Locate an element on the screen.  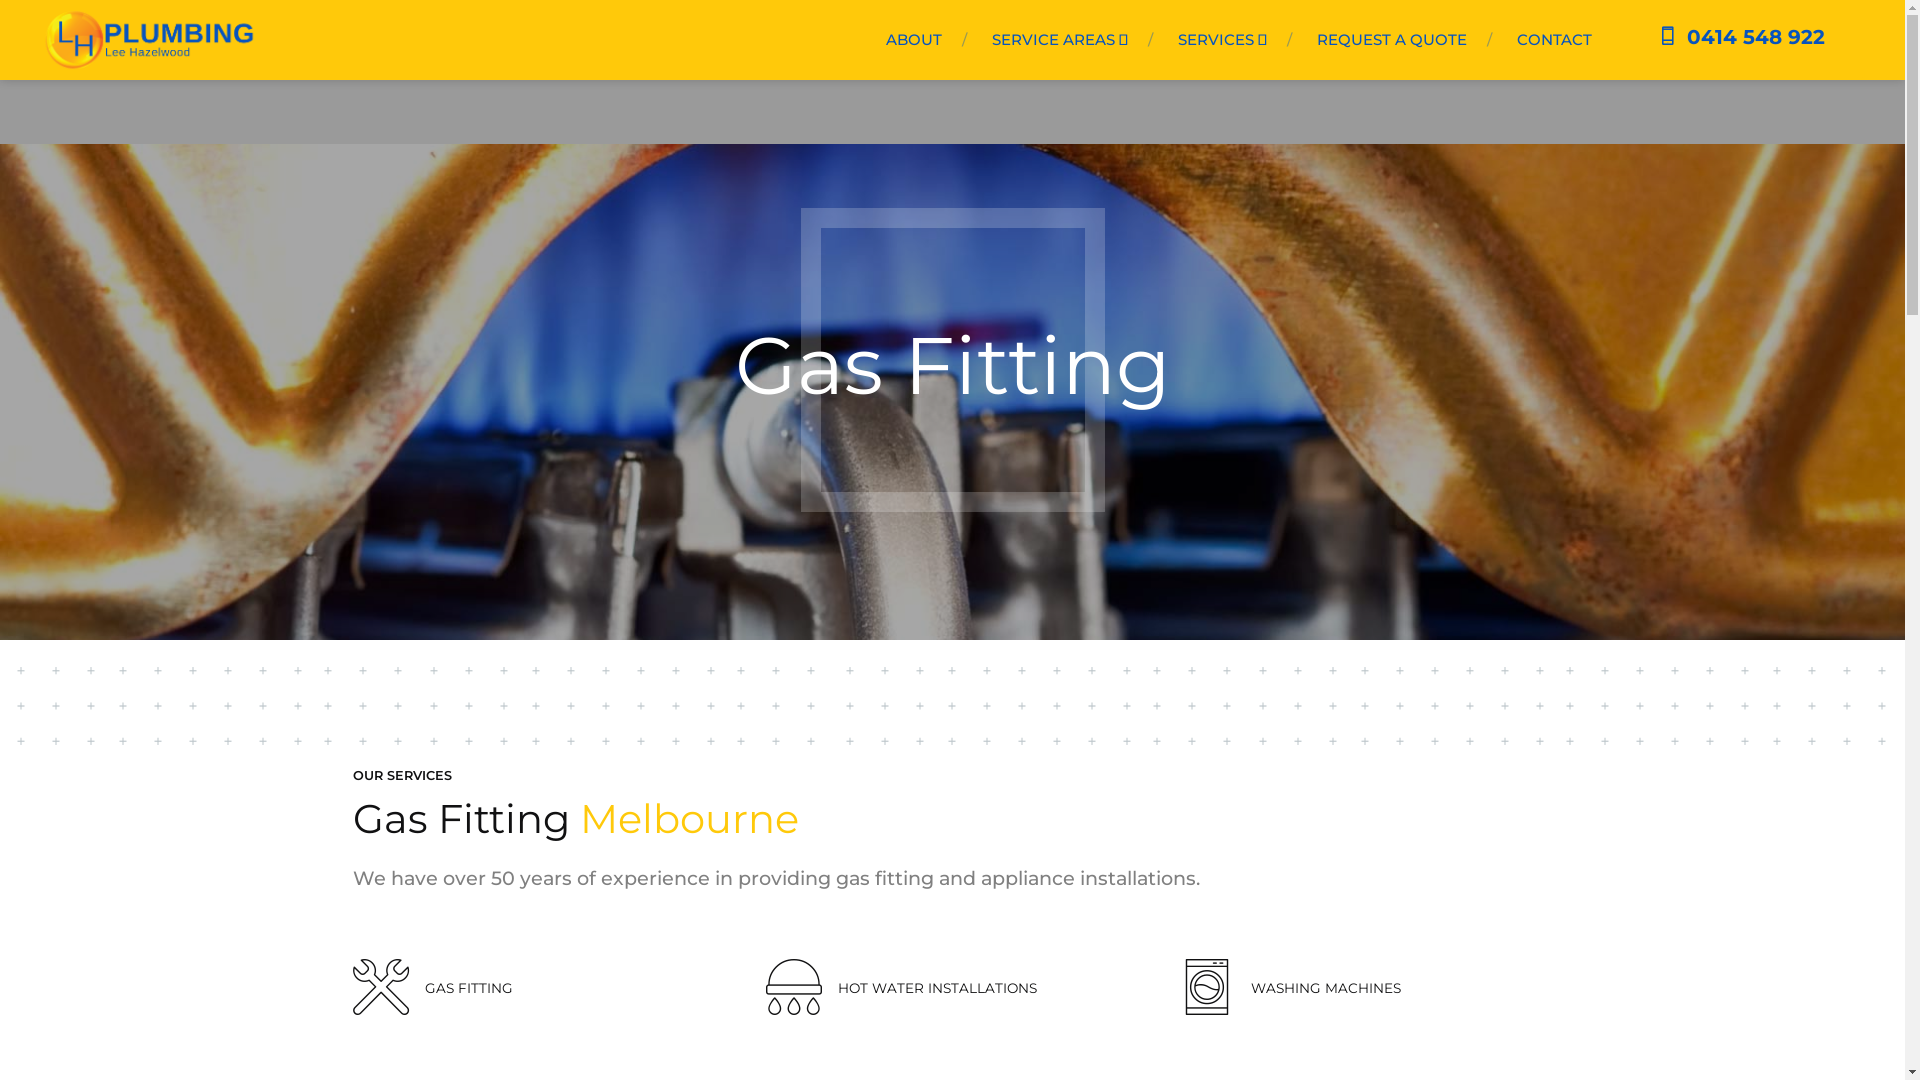
'REQUEST A QUOTE' is located at coordinates (1391, 34).